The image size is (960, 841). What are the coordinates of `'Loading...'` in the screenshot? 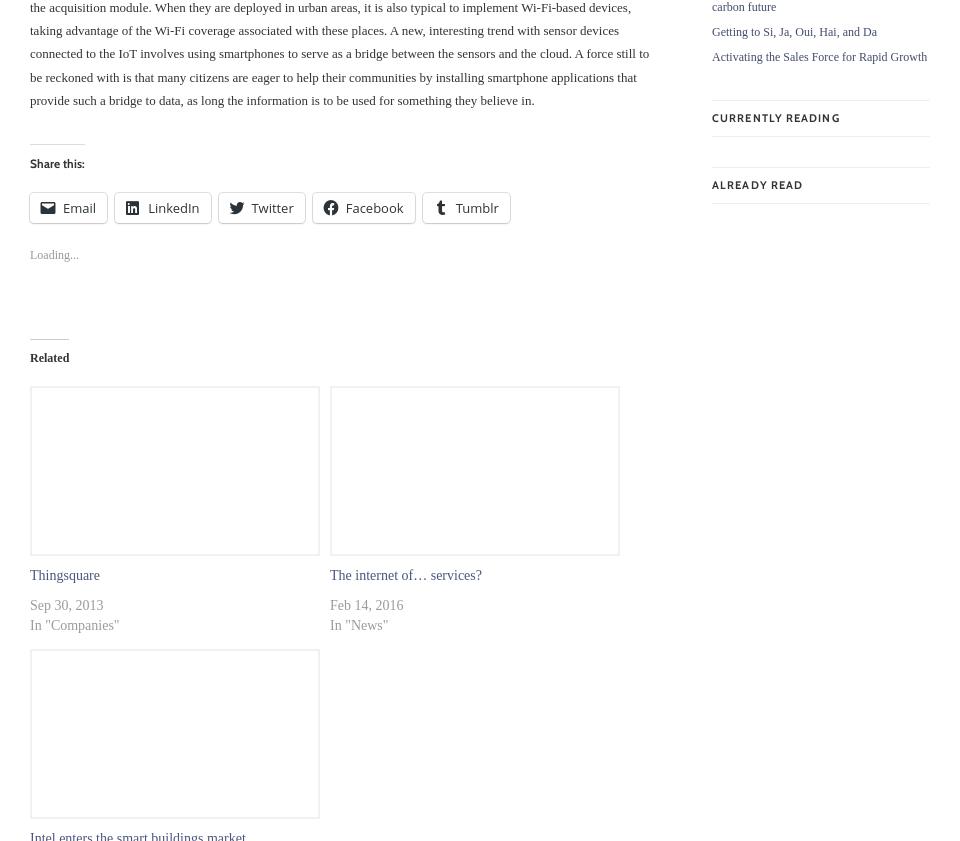 It's located at (53, 253).